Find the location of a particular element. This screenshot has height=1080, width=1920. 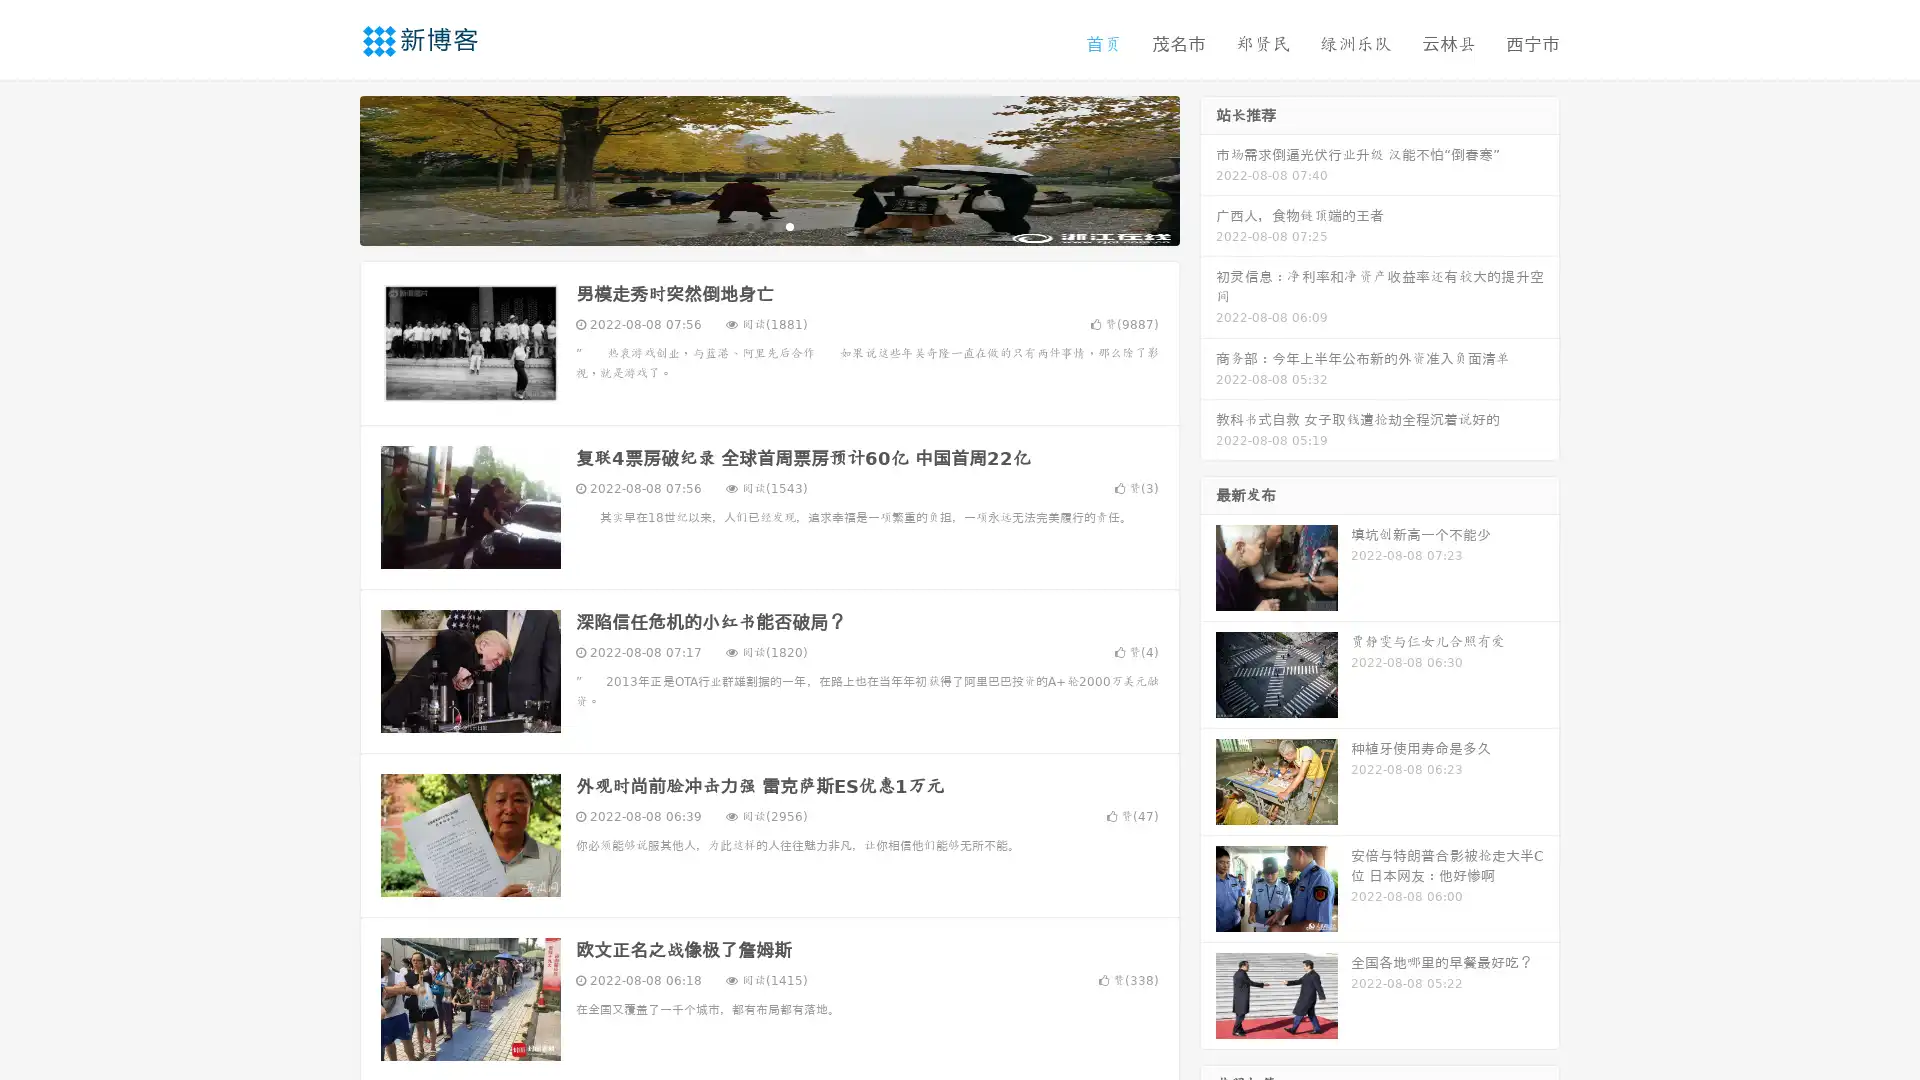

Go to slide 2 is located at coordinates (768, 225).